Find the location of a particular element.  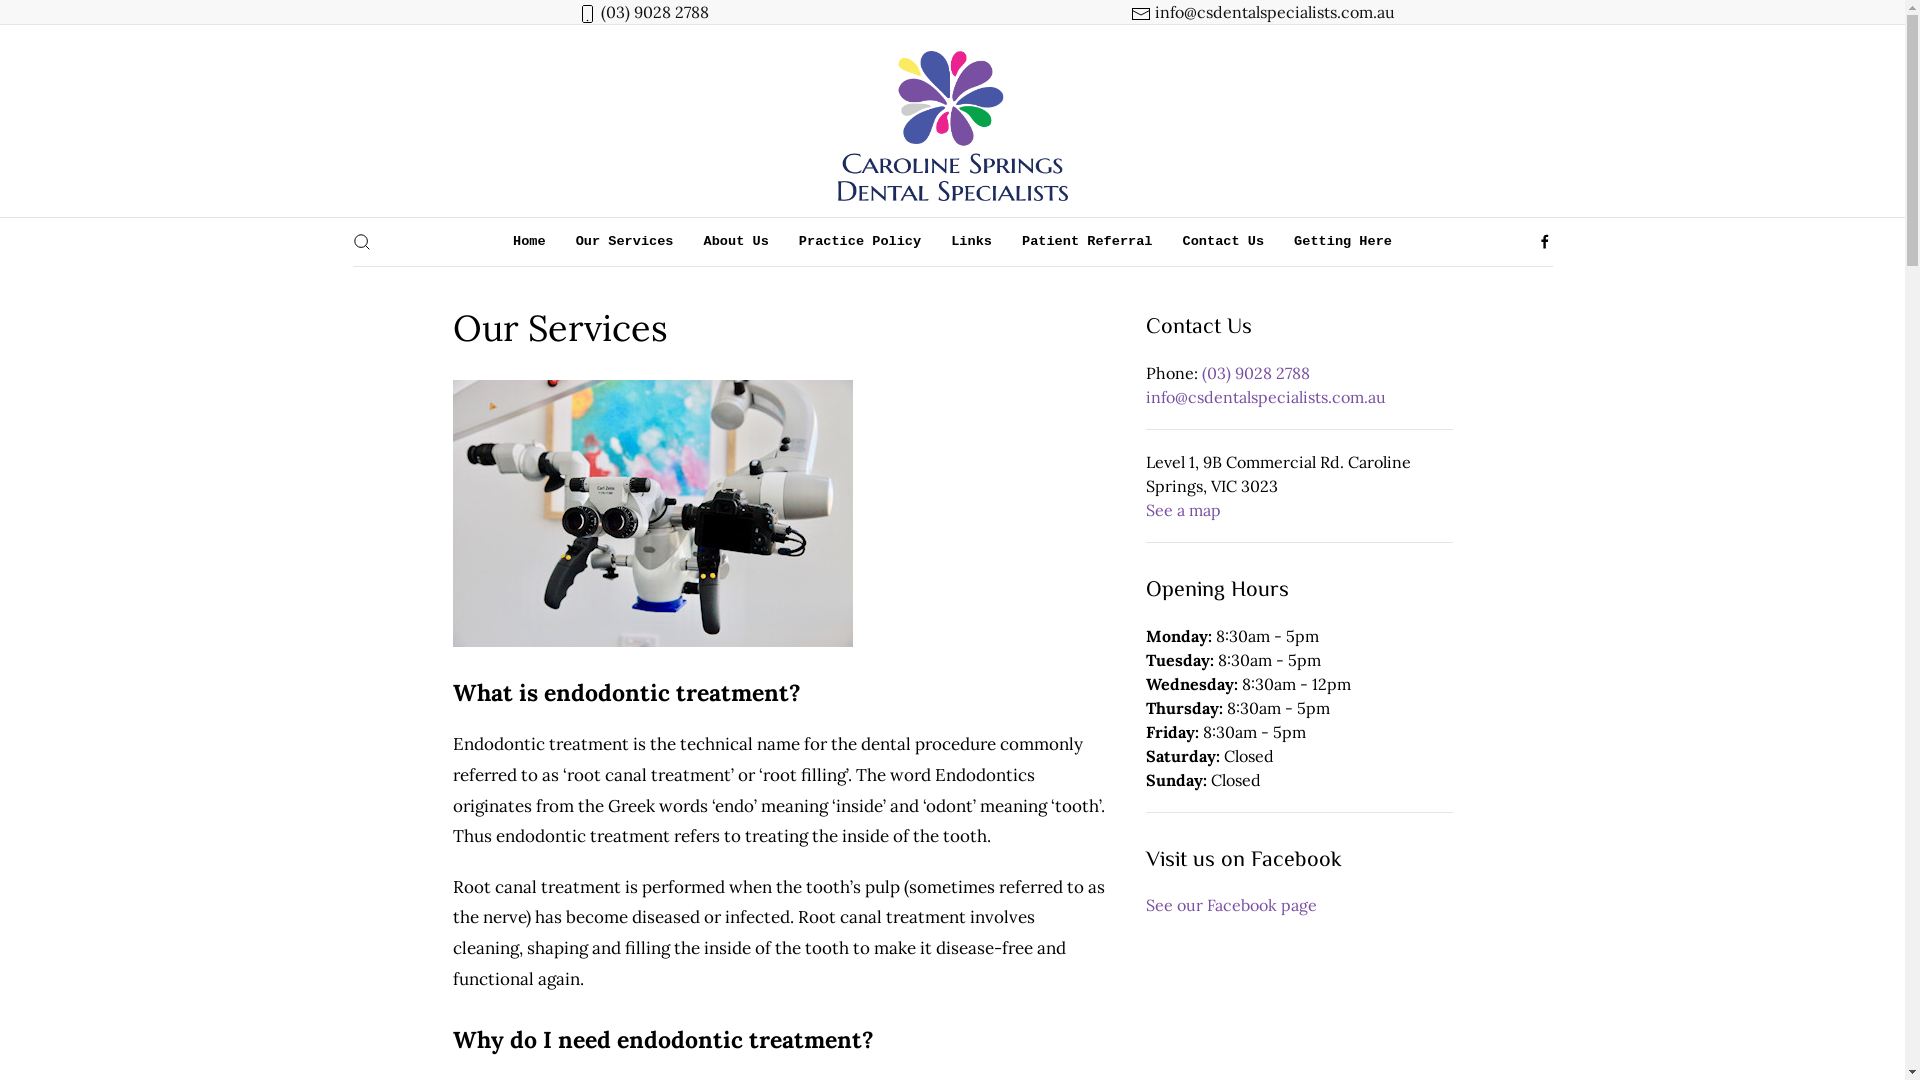

'See a map' is located at coordinates (1183, 508).